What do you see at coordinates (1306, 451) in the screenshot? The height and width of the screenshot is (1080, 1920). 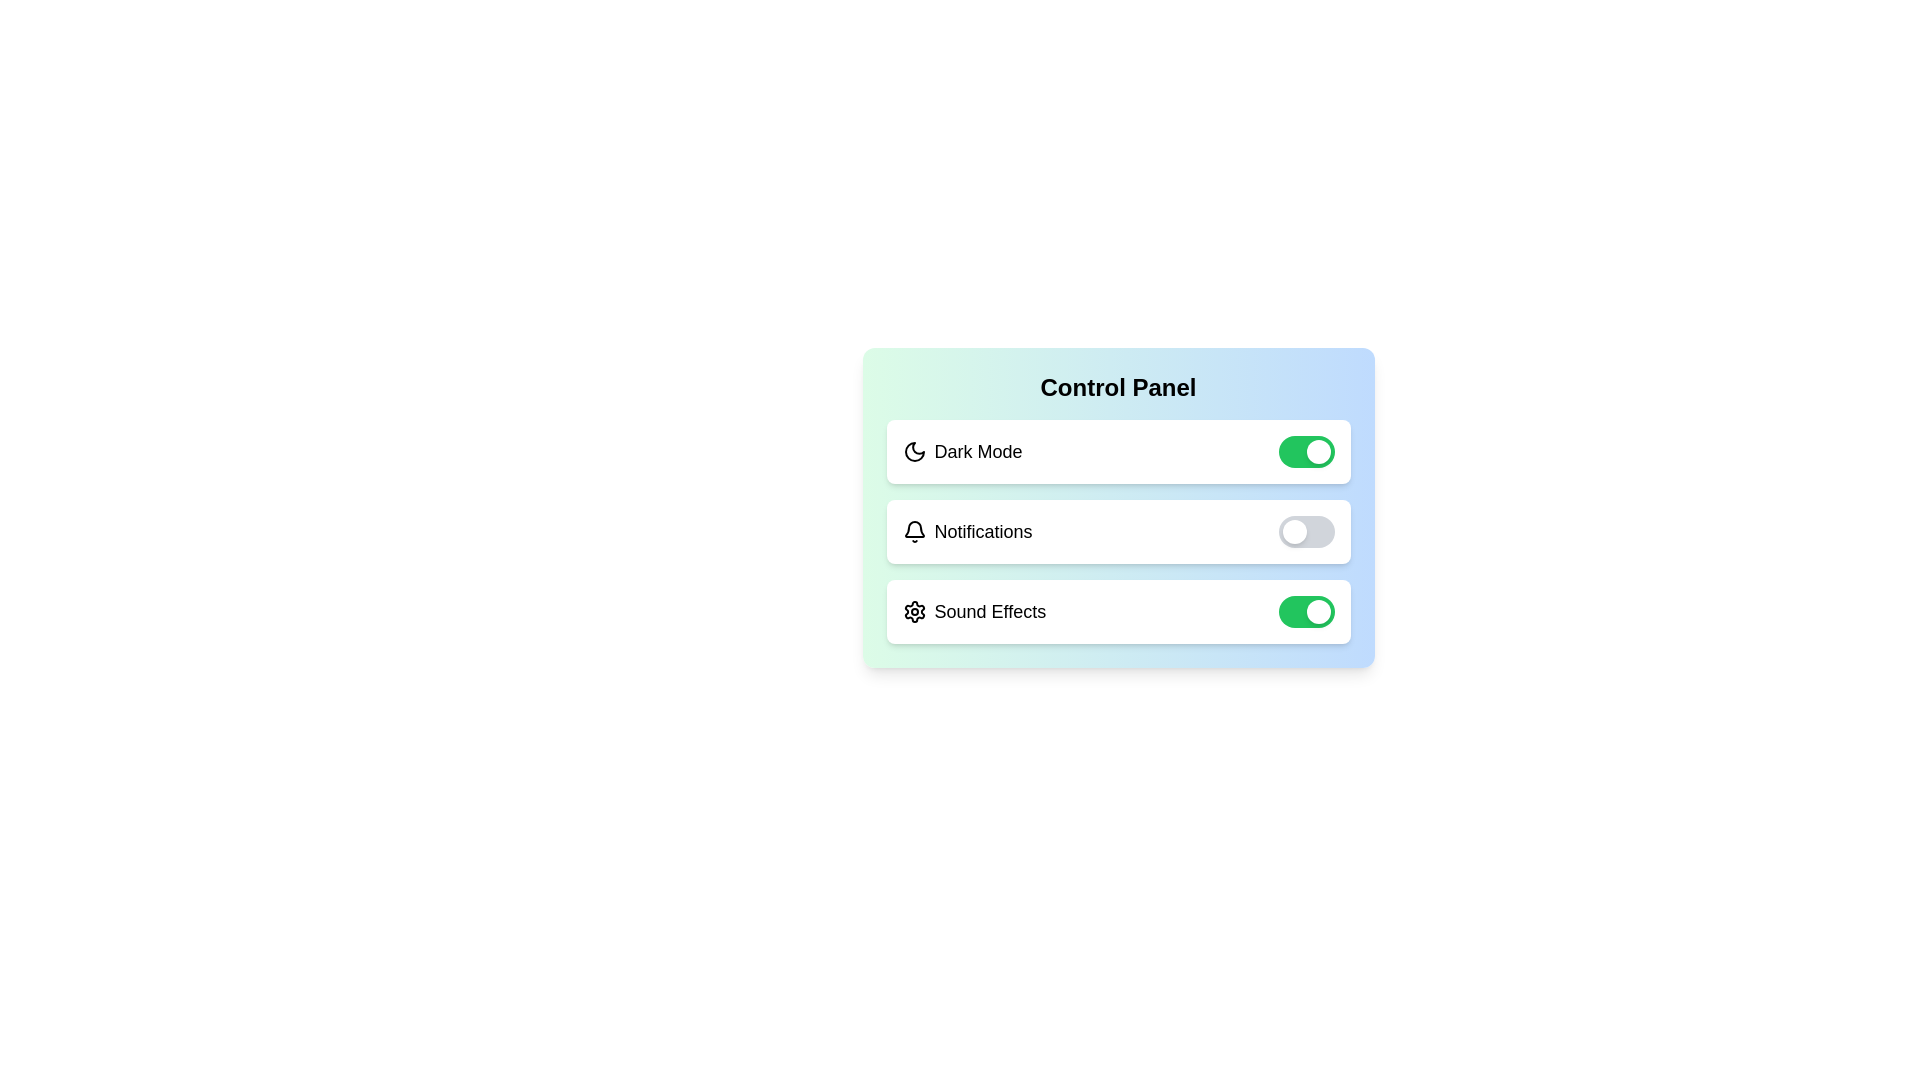 I see `the toggle button for 'Dark Mode' to change its state` at bounding box center [1306, 451].